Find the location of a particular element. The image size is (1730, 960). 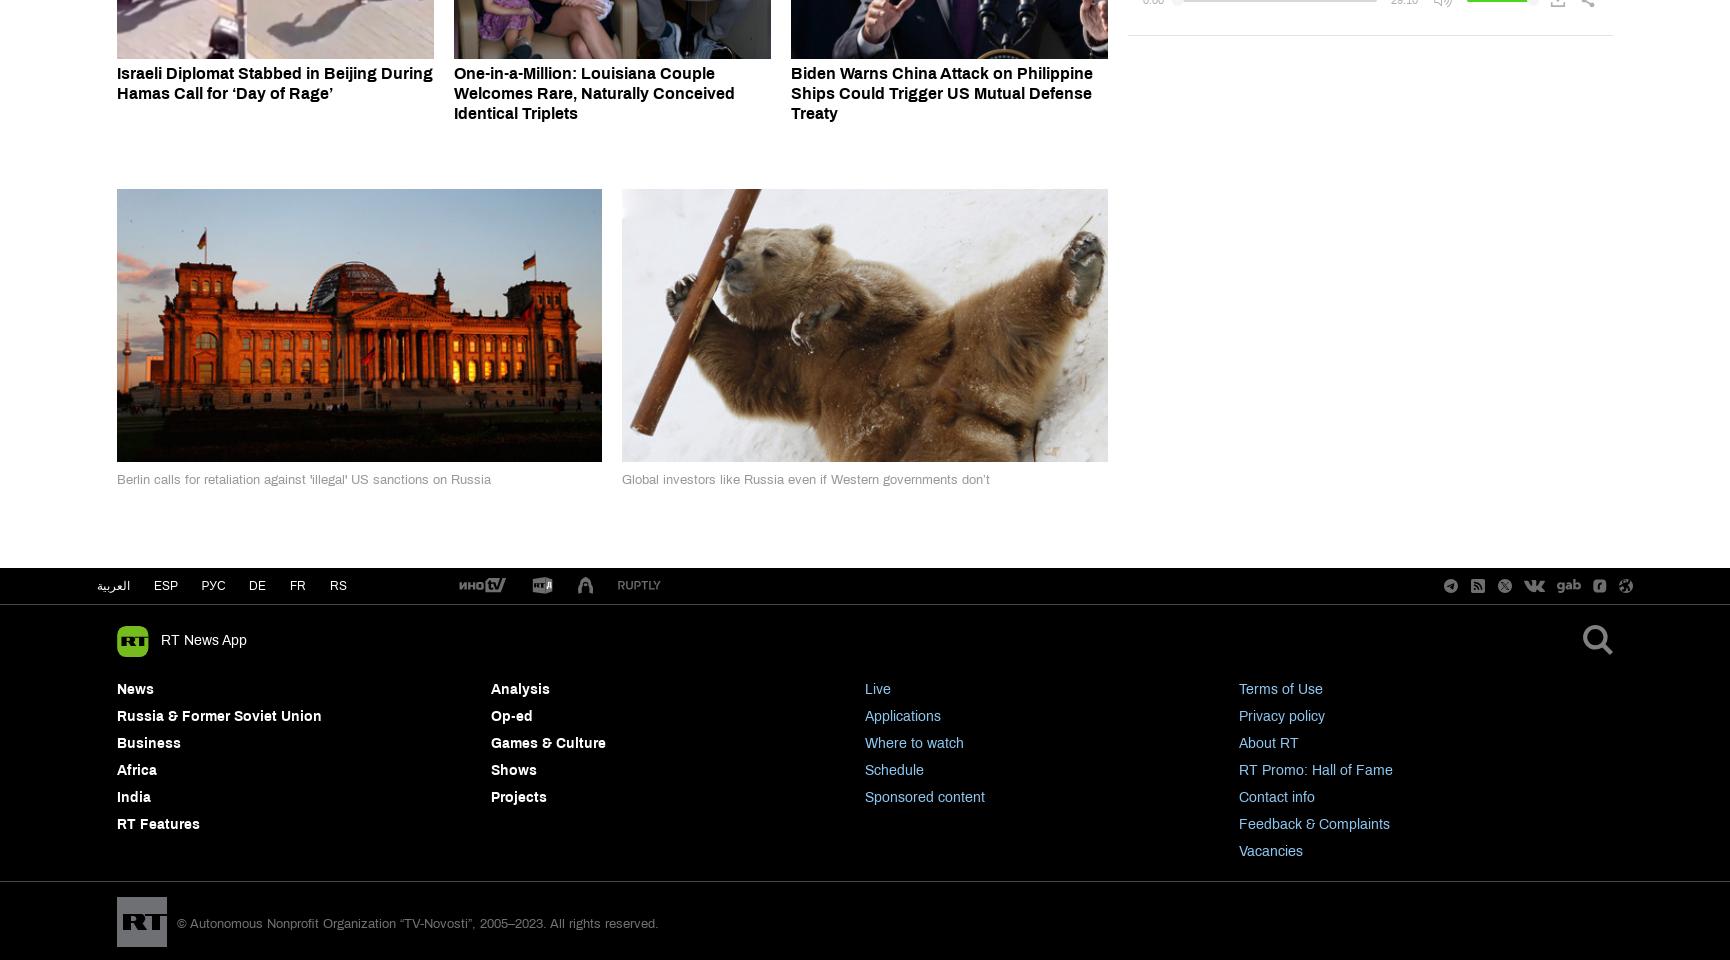

'Terms of Use' is located at coordinates (1239, 689).